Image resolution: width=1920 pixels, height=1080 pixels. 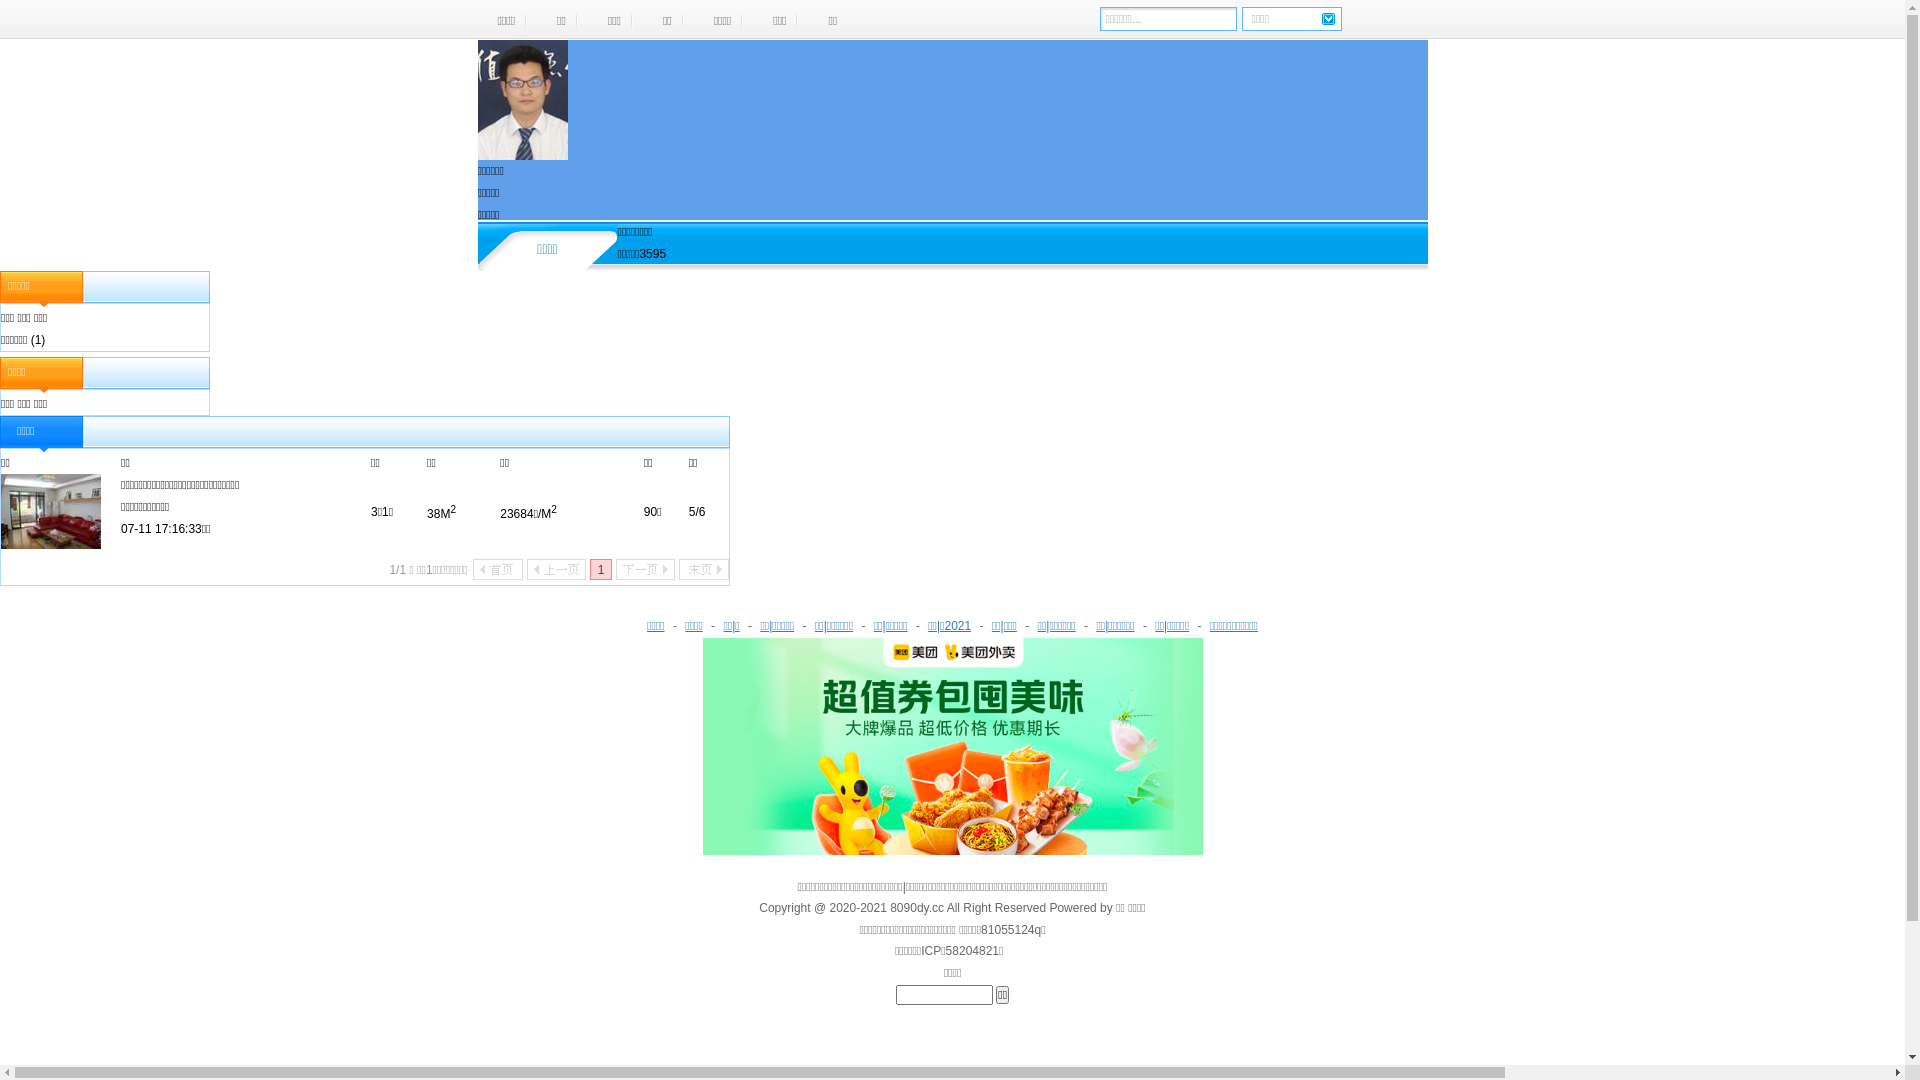 I want to click on '1', so click(x=589, y=569).